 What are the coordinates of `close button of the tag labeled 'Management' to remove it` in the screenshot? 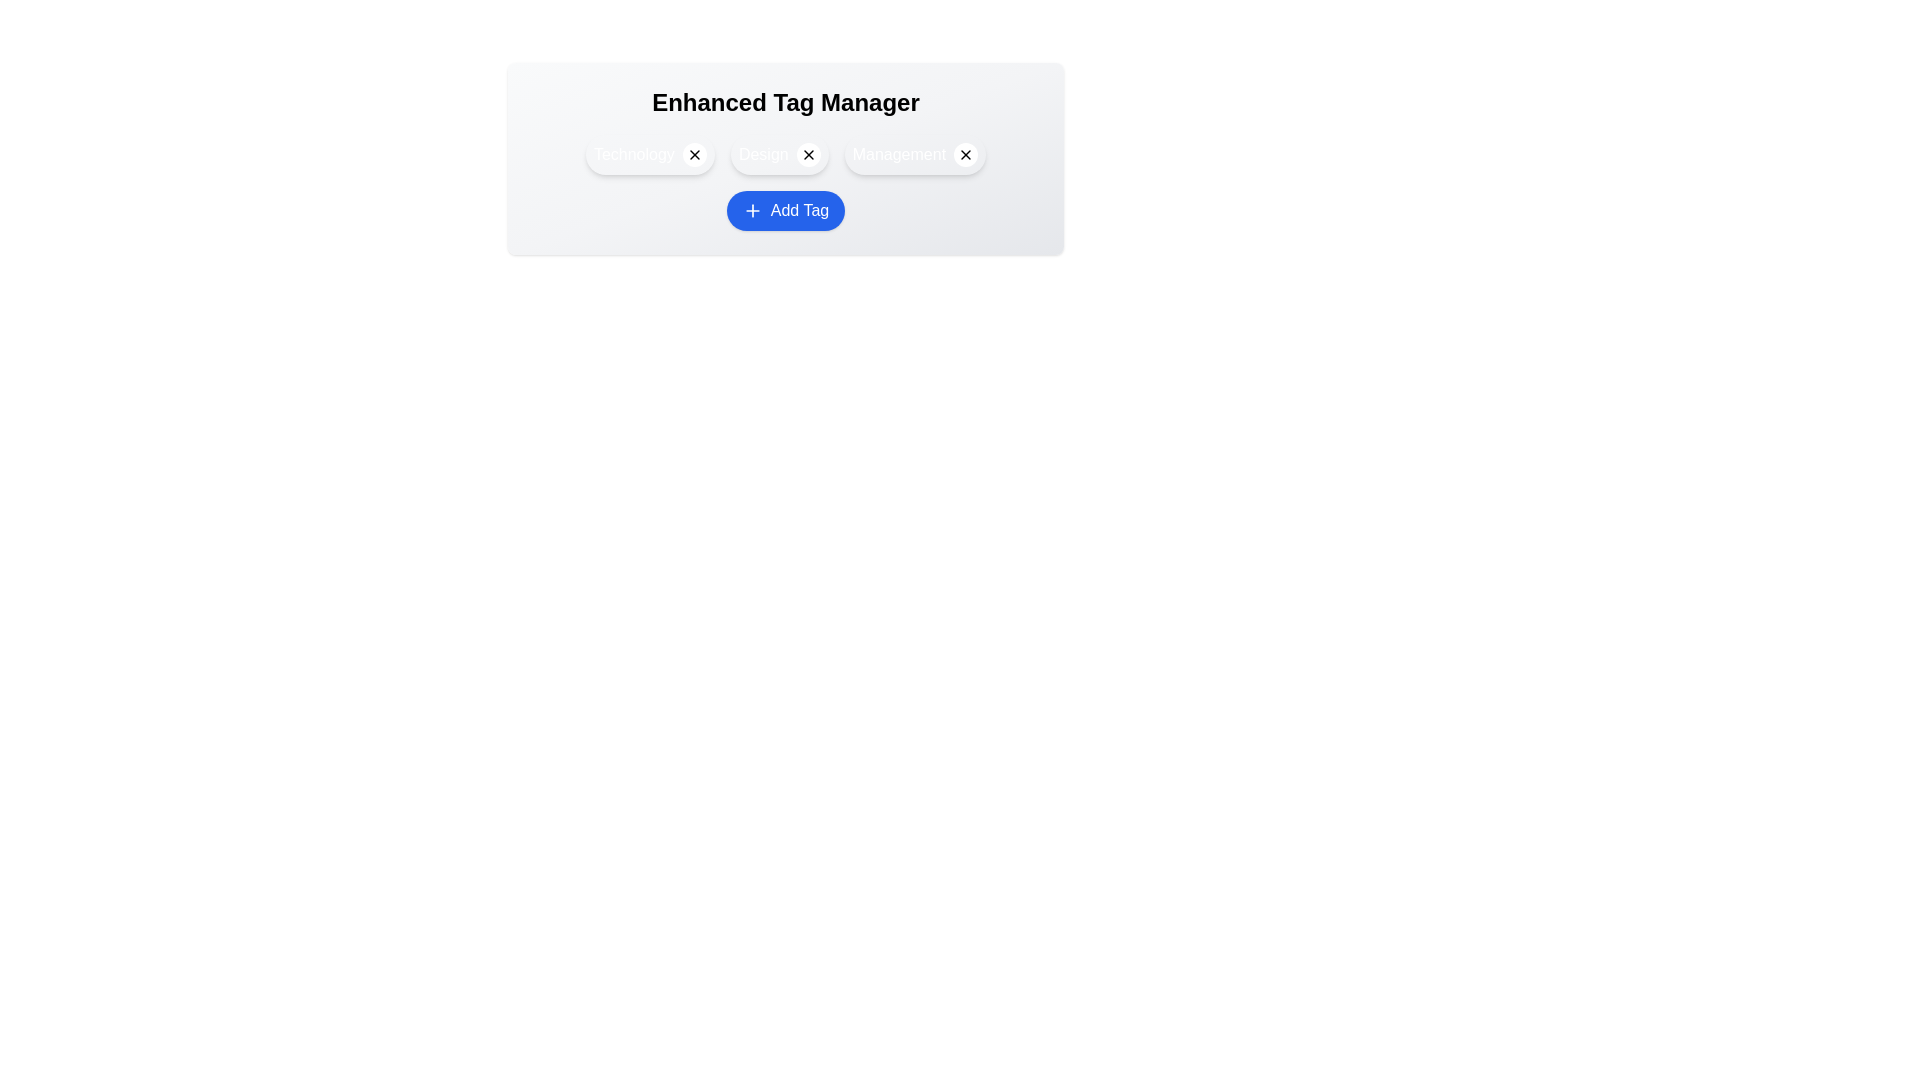 It's located at (966, 153).